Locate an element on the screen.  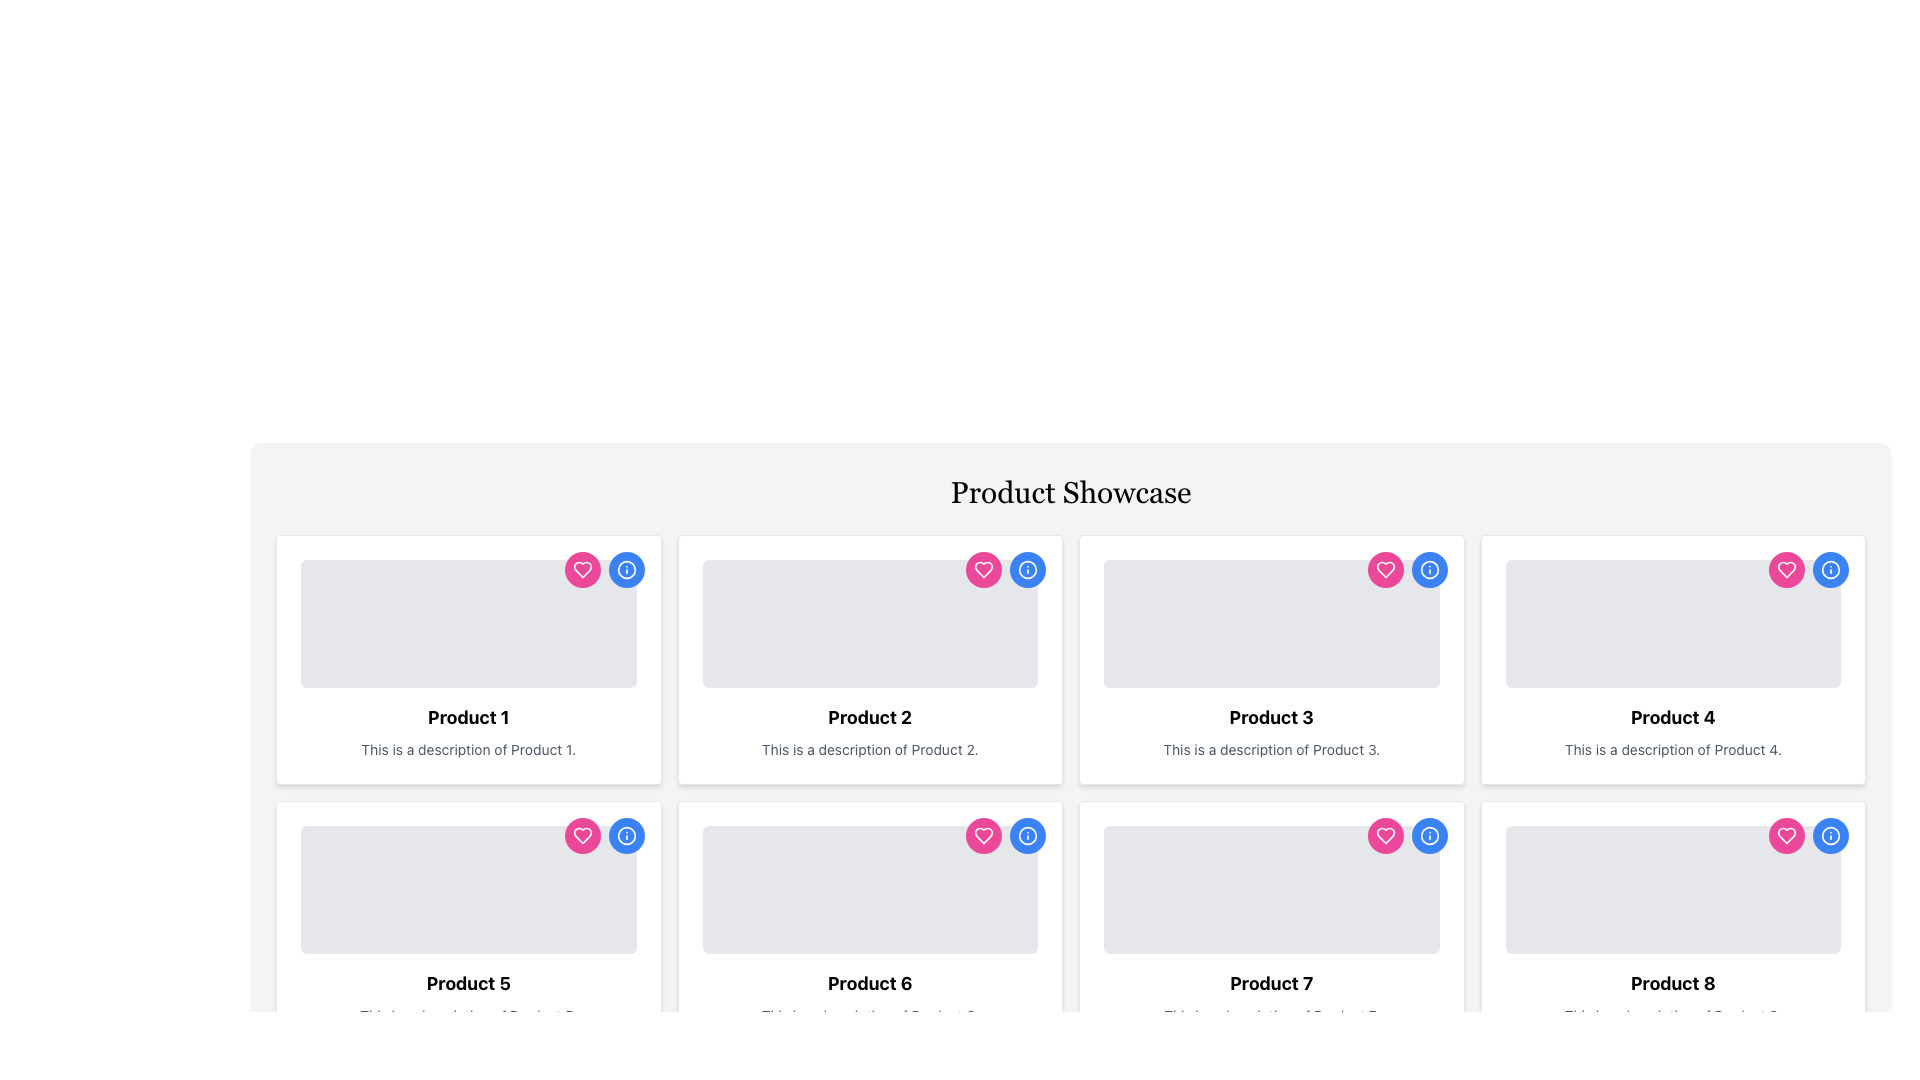
the text label that provides a brief description of 'Product 2', located in the second product card of the first row in the grid layout is located at coordinates (870, 749).